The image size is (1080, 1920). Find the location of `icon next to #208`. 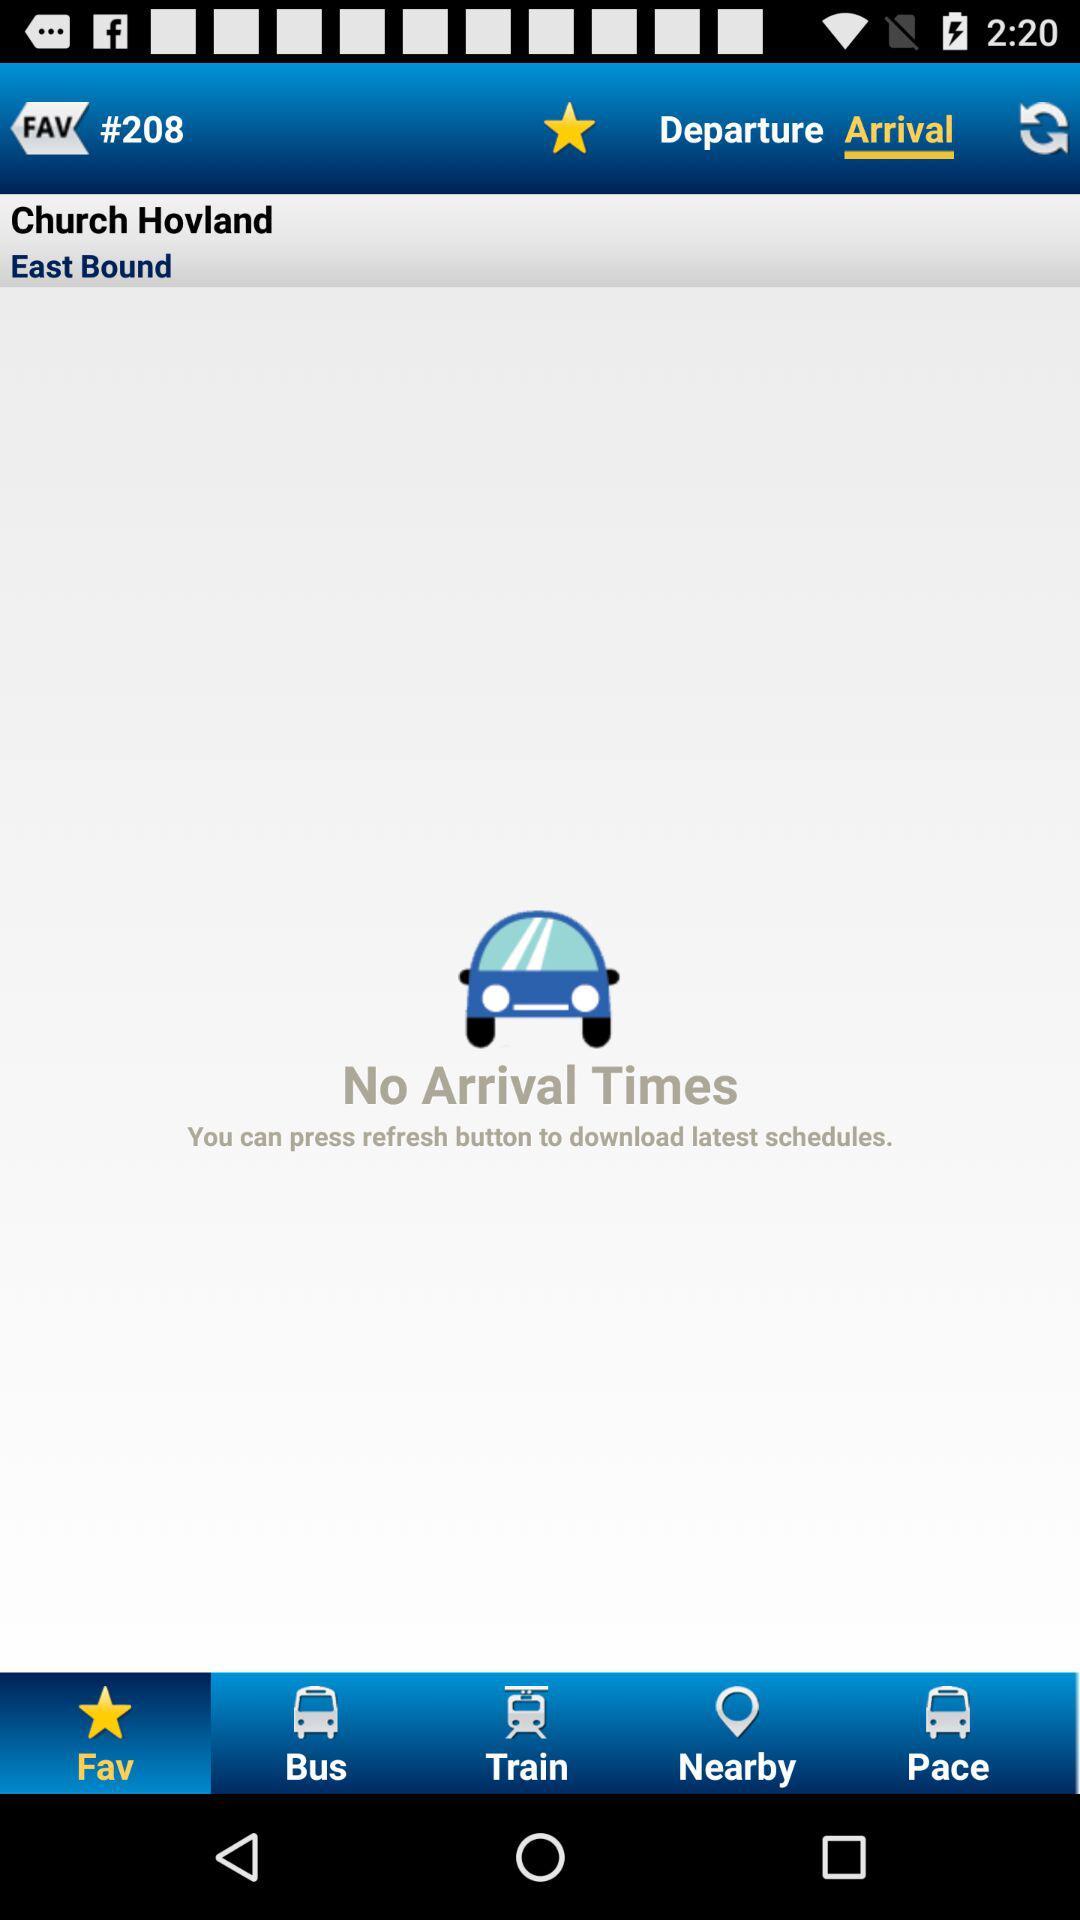

icon next to #208 is located at coordinates (570, 127).